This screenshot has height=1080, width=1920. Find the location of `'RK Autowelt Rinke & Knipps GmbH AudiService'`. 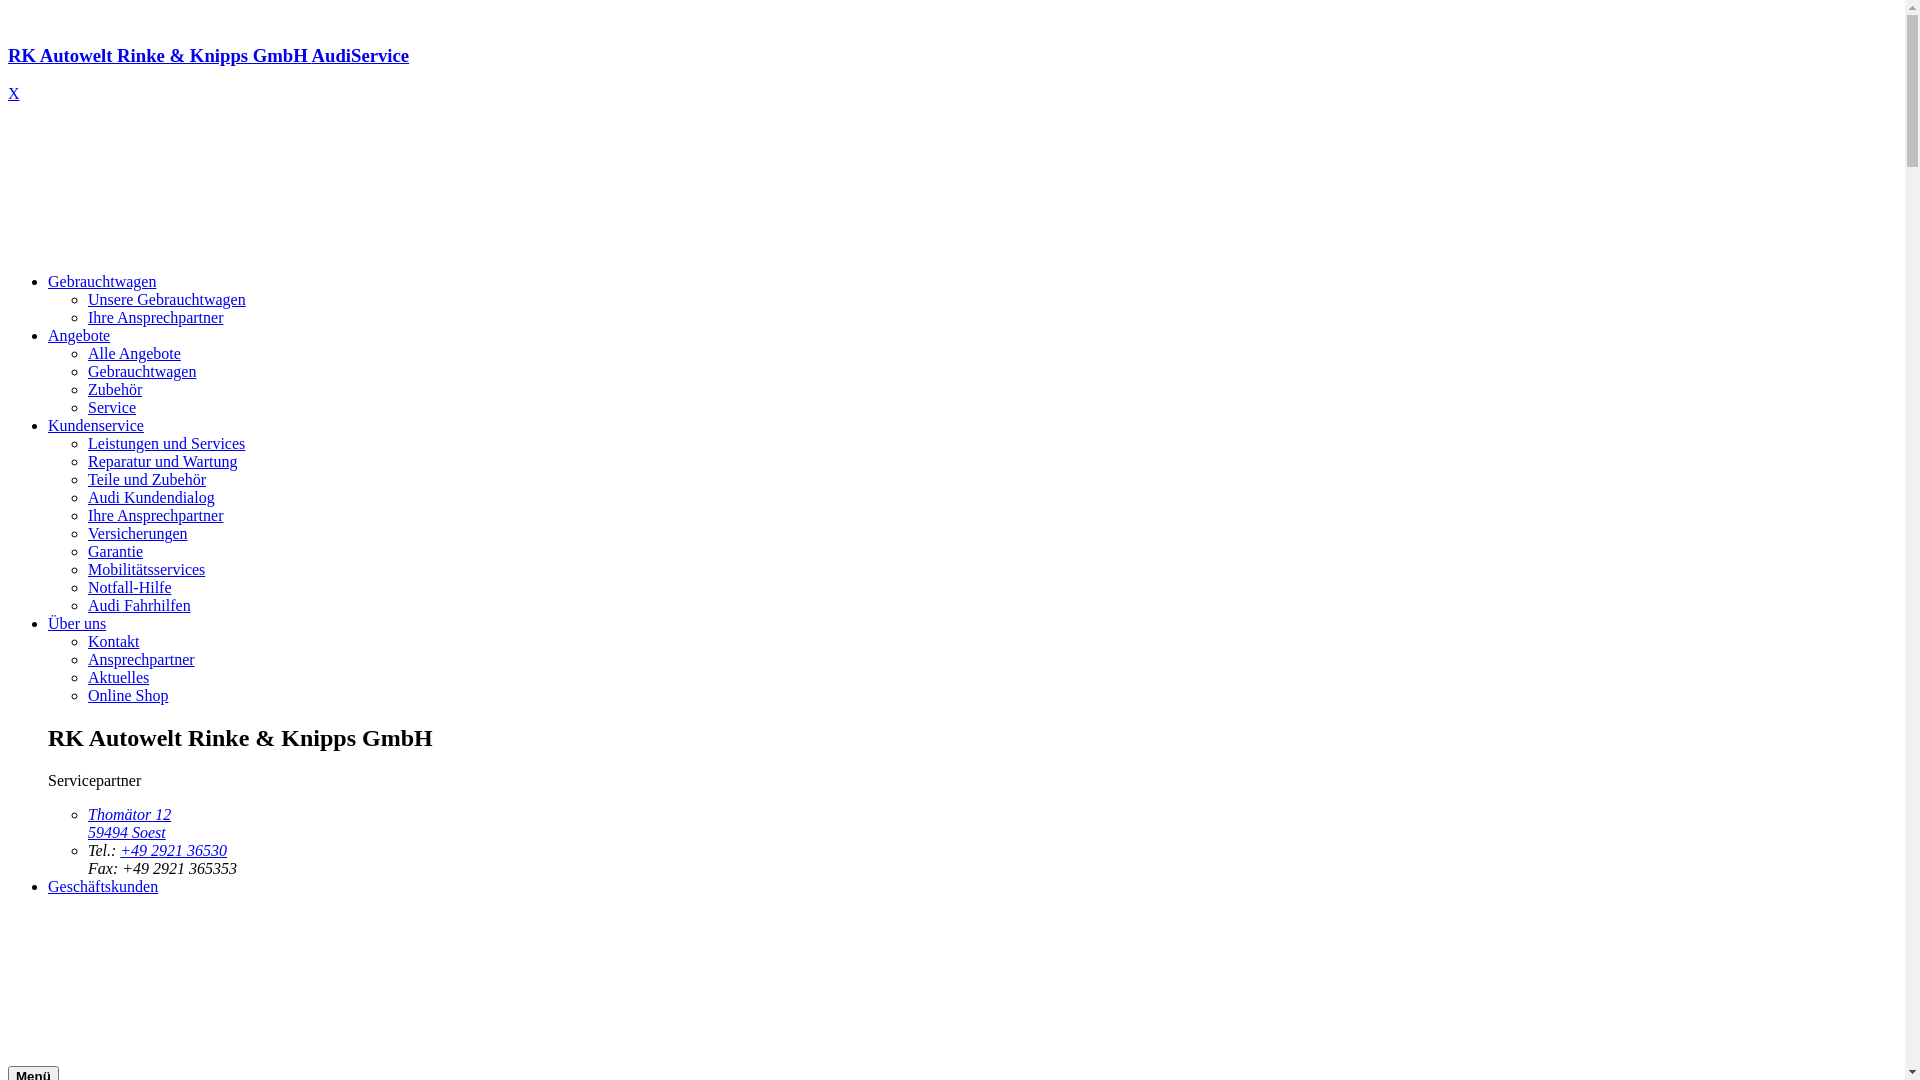

'RK Autowelt Rinke & Knipps GmbH AudiService' is located at coordinates (951, 73).